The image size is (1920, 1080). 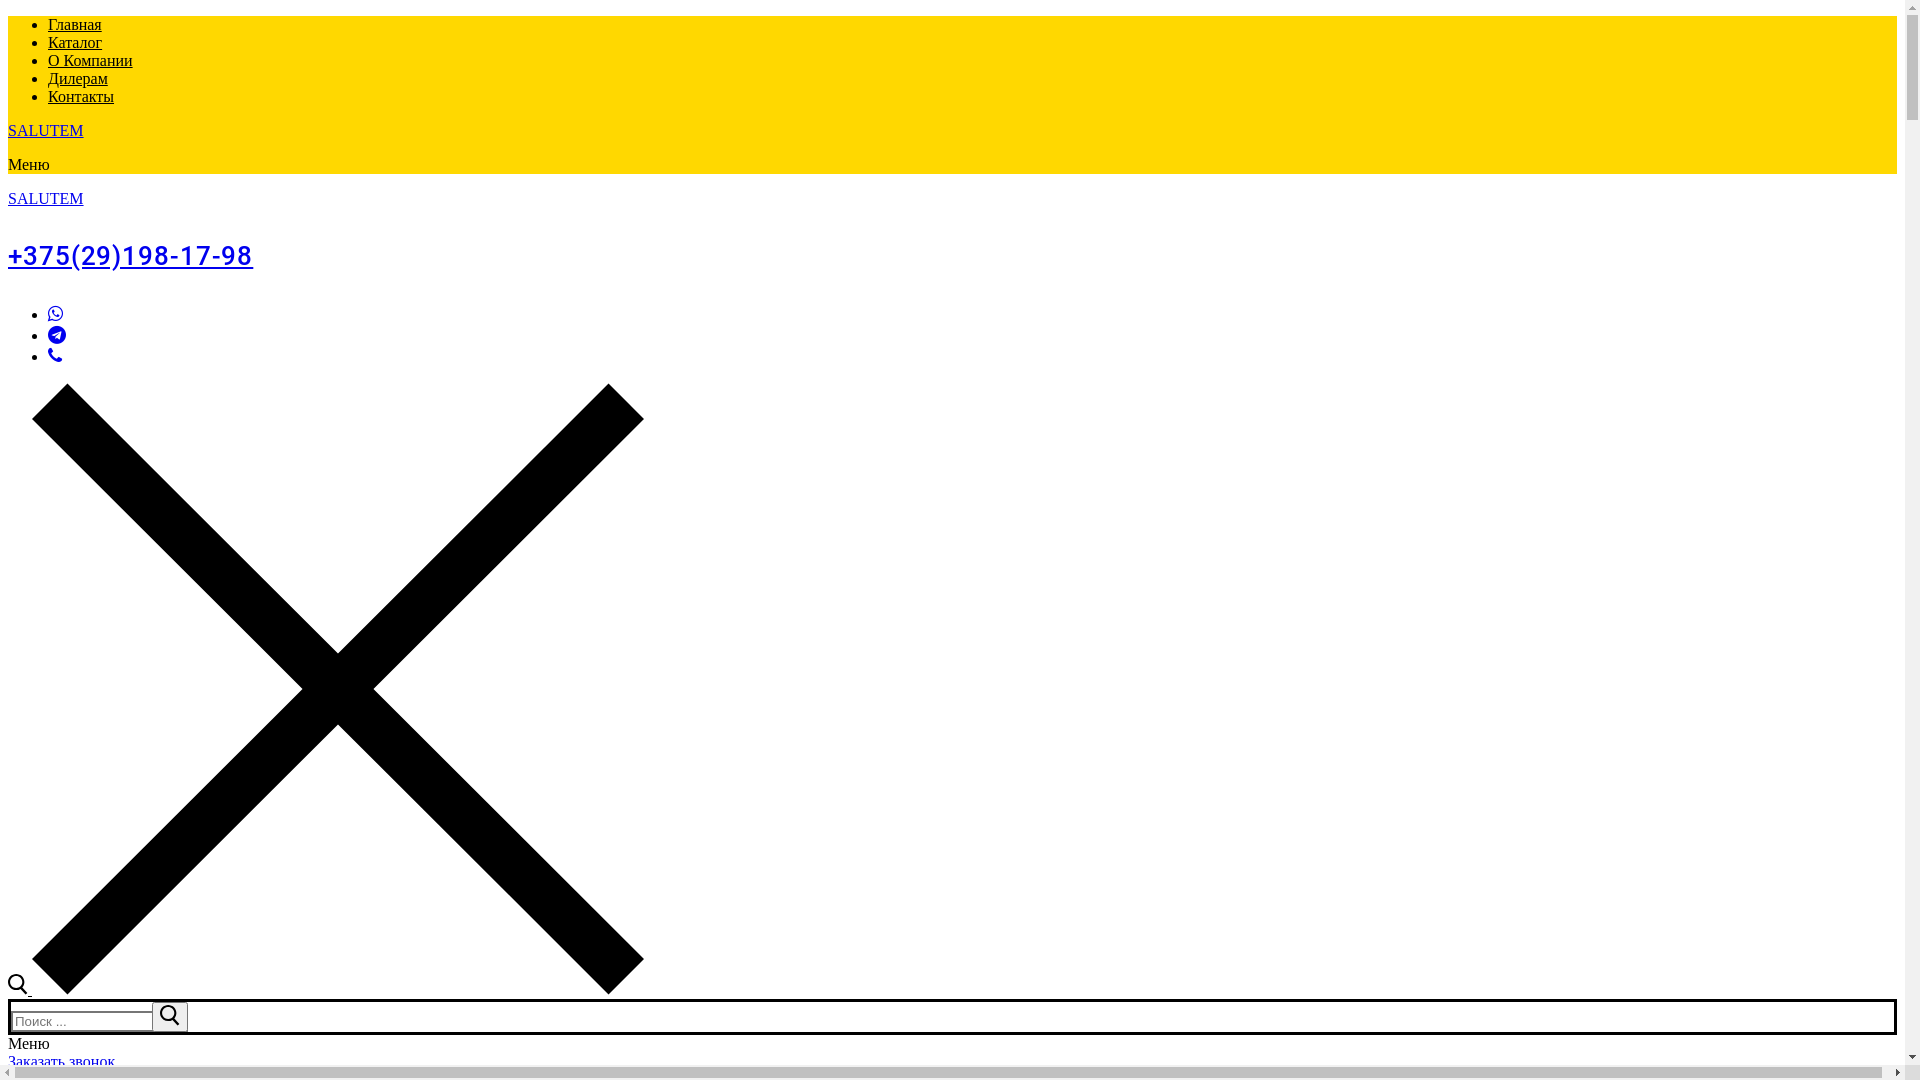 What do you see at coordinates (55, 313) in the screenshot?
I see `'WhatsApp'` at bounding box center [55, 313].